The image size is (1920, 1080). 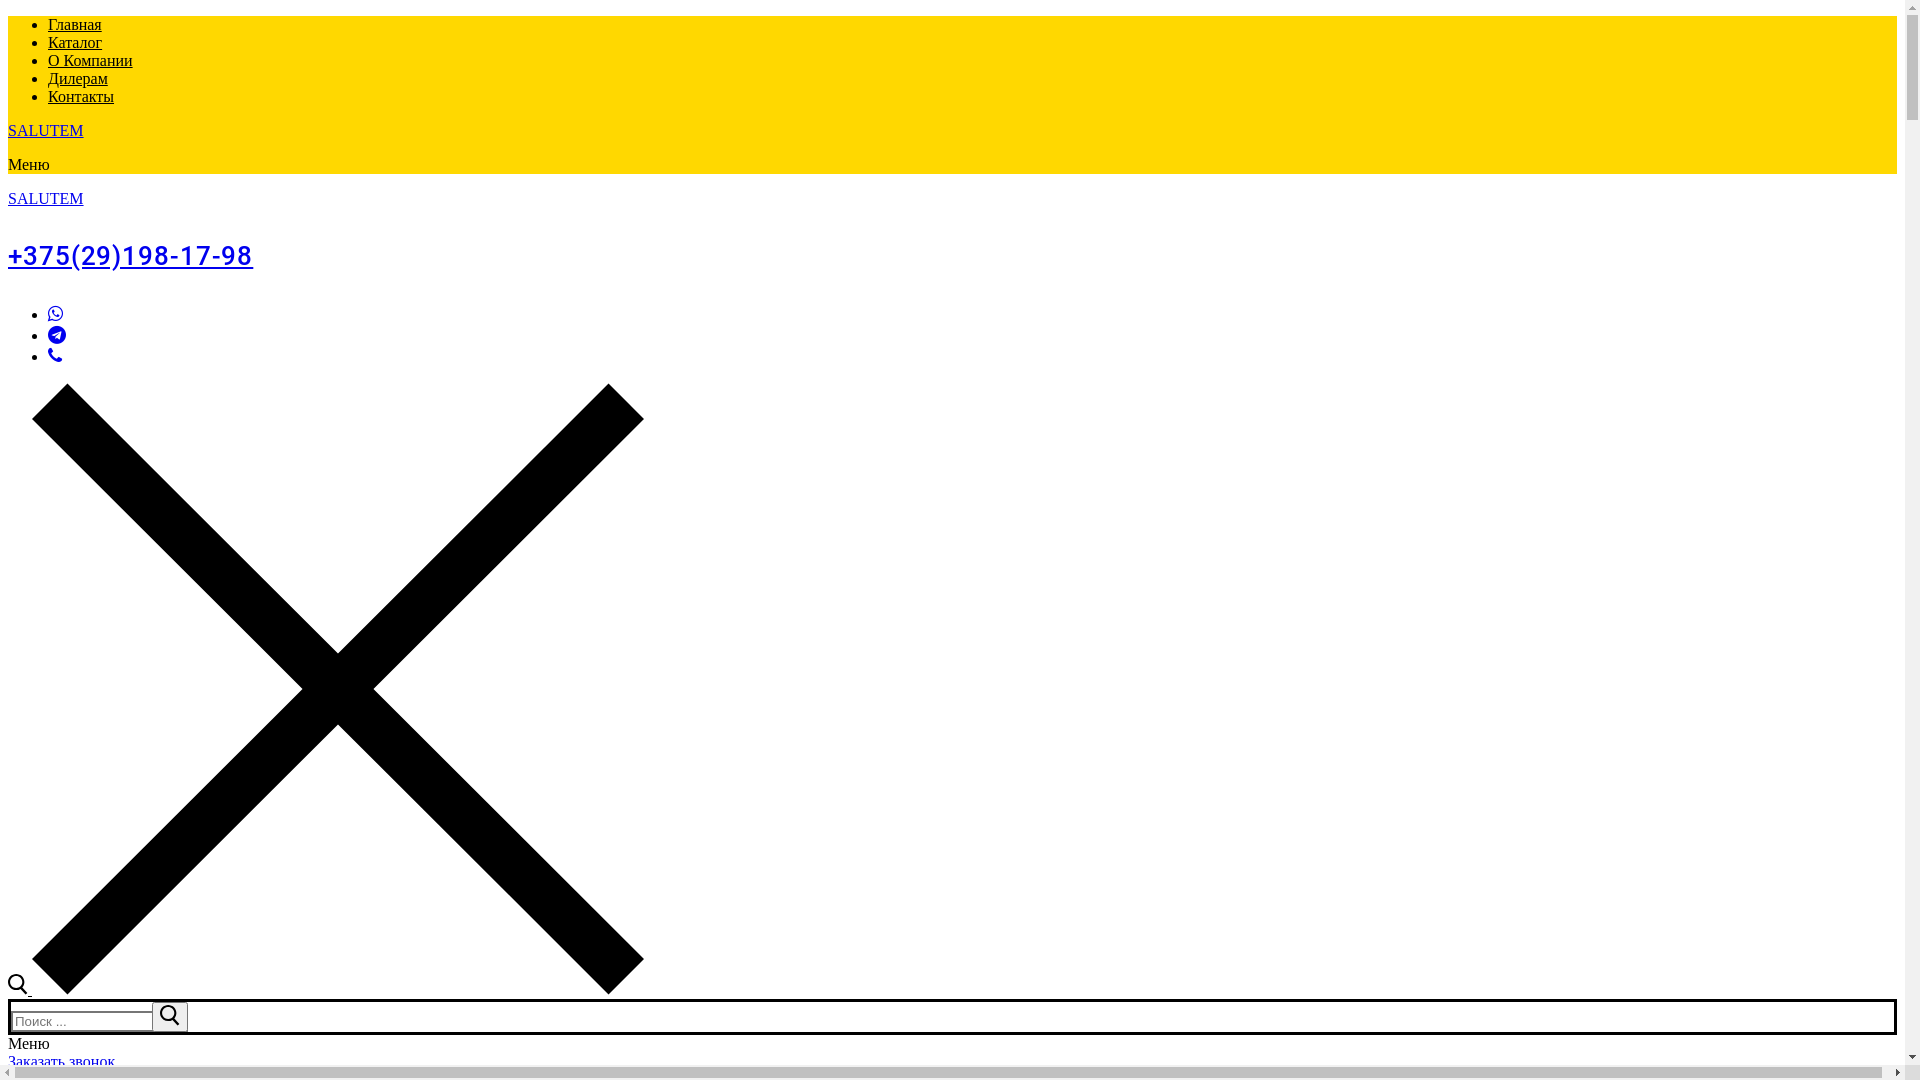 What do you see at coordinates (55, 313) in the screenshot?
I see `'WhatsApp'` at bounding box center [55, 313].